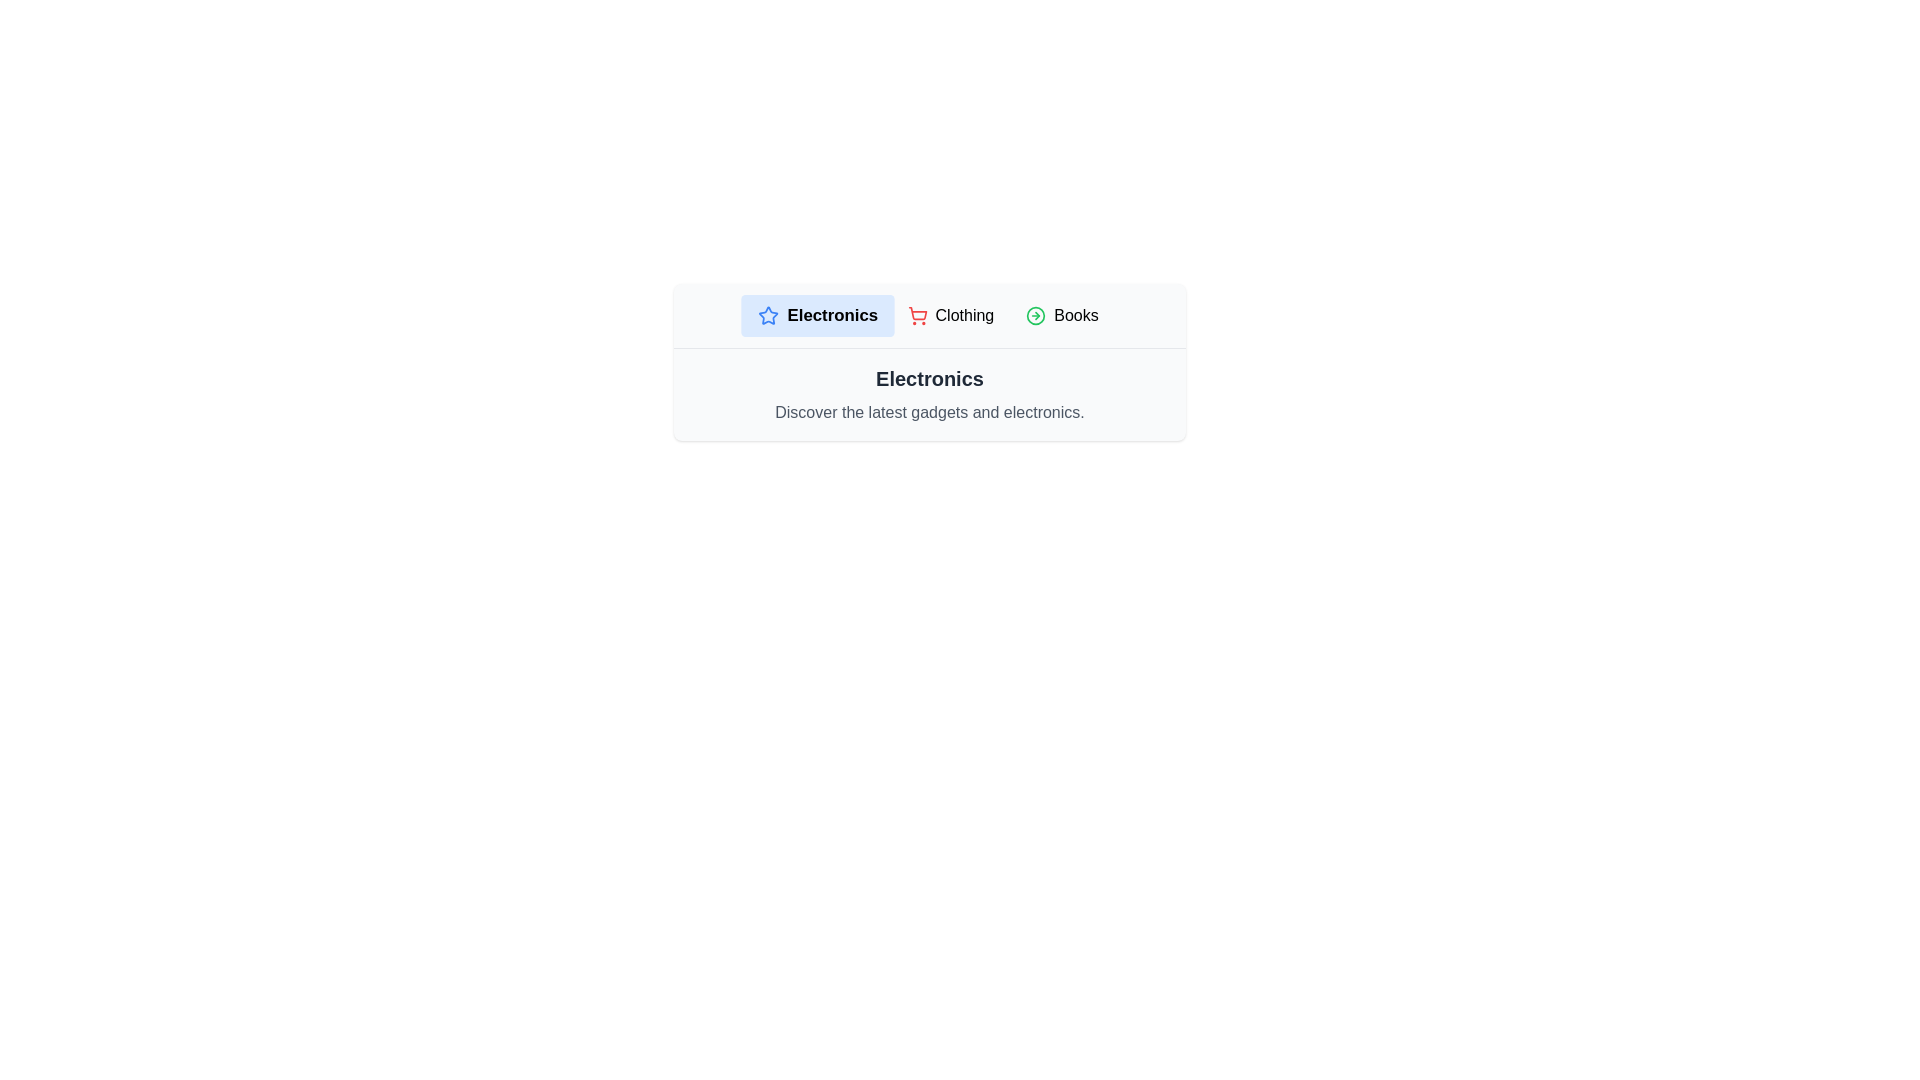 The height and width of the screenshot is (1080, 1920). Describe the element at coordinates (767, 315) in the screenshot. I see `the icon for the Electronics category to observe its visual representation` at that location.